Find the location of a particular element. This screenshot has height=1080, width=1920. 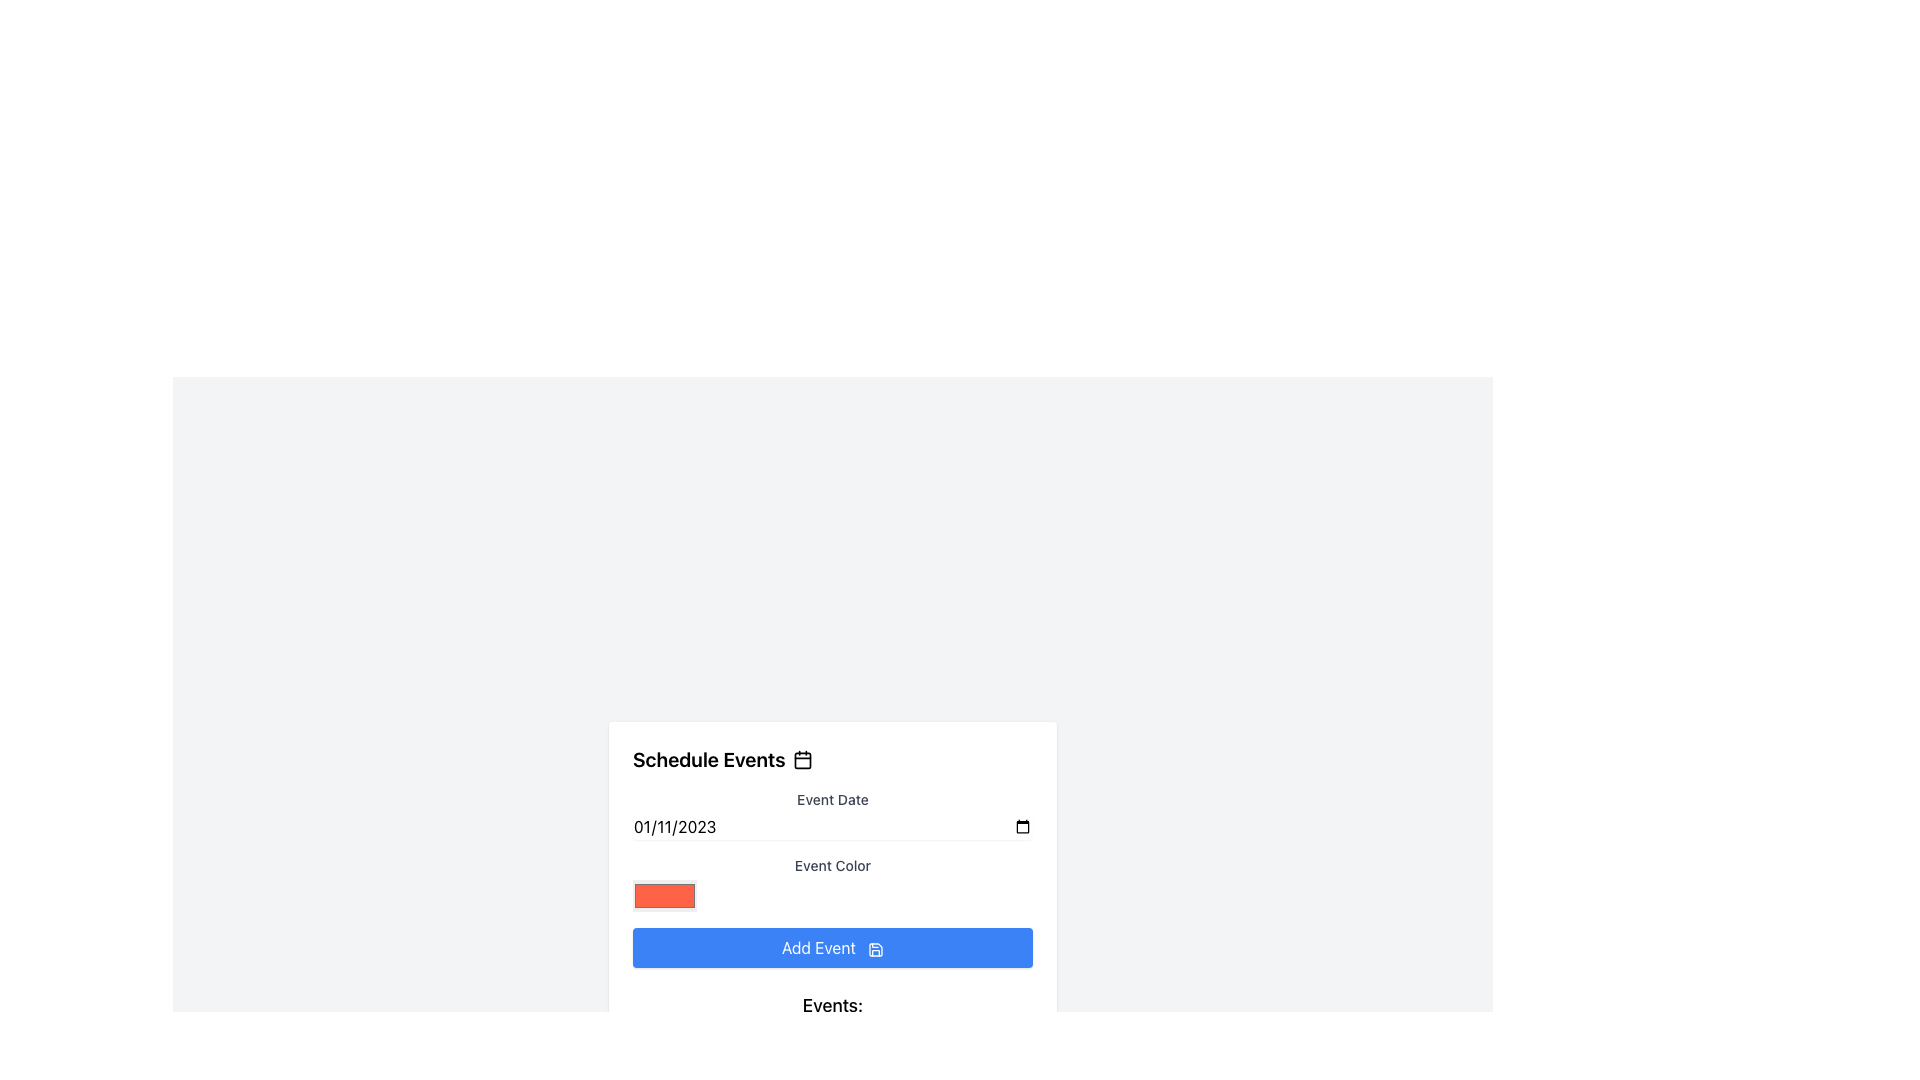

the Icon representing scheduling or calendar functionalities, located to the right of the 'Schedule Events' label in the header of a form-like section is located at coordinates (803, 759).